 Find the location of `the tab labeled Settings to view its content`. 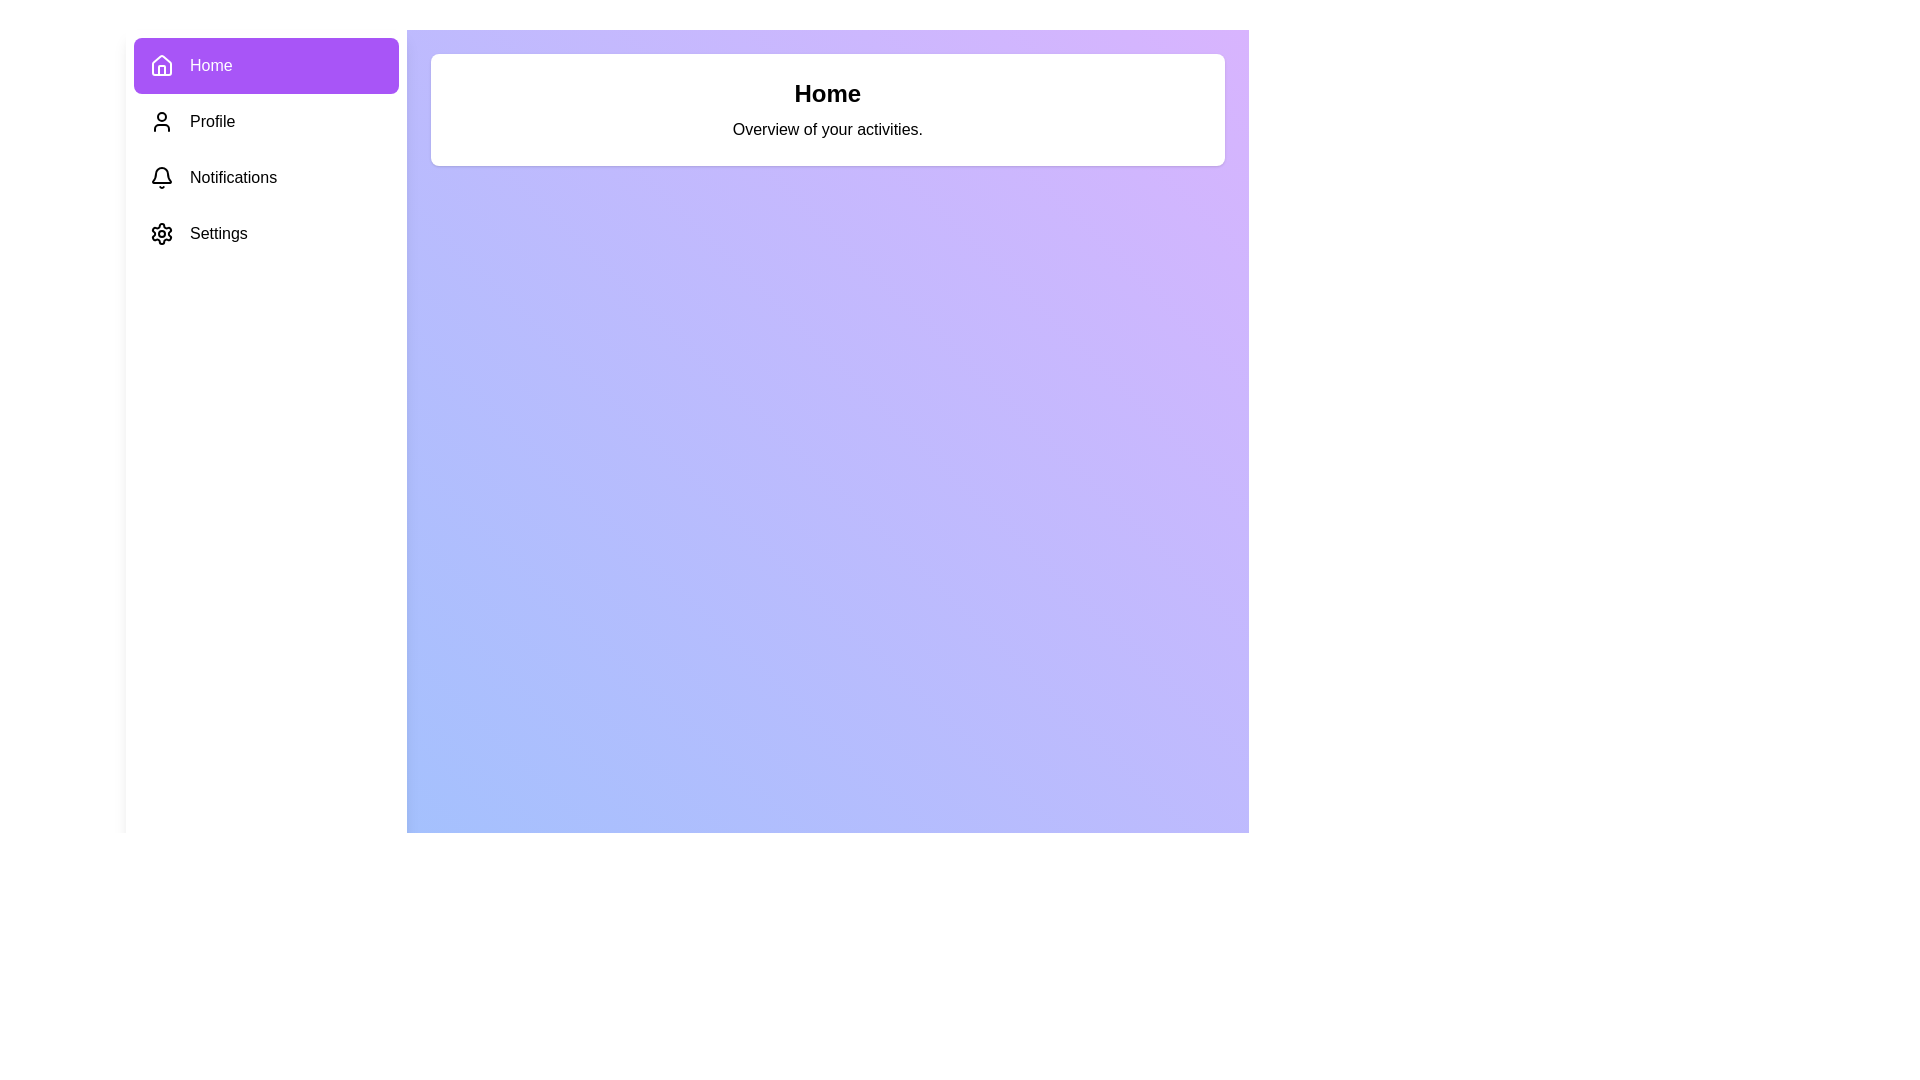

the tab labeled Settings to view its content is located at coordinates (265, 233).